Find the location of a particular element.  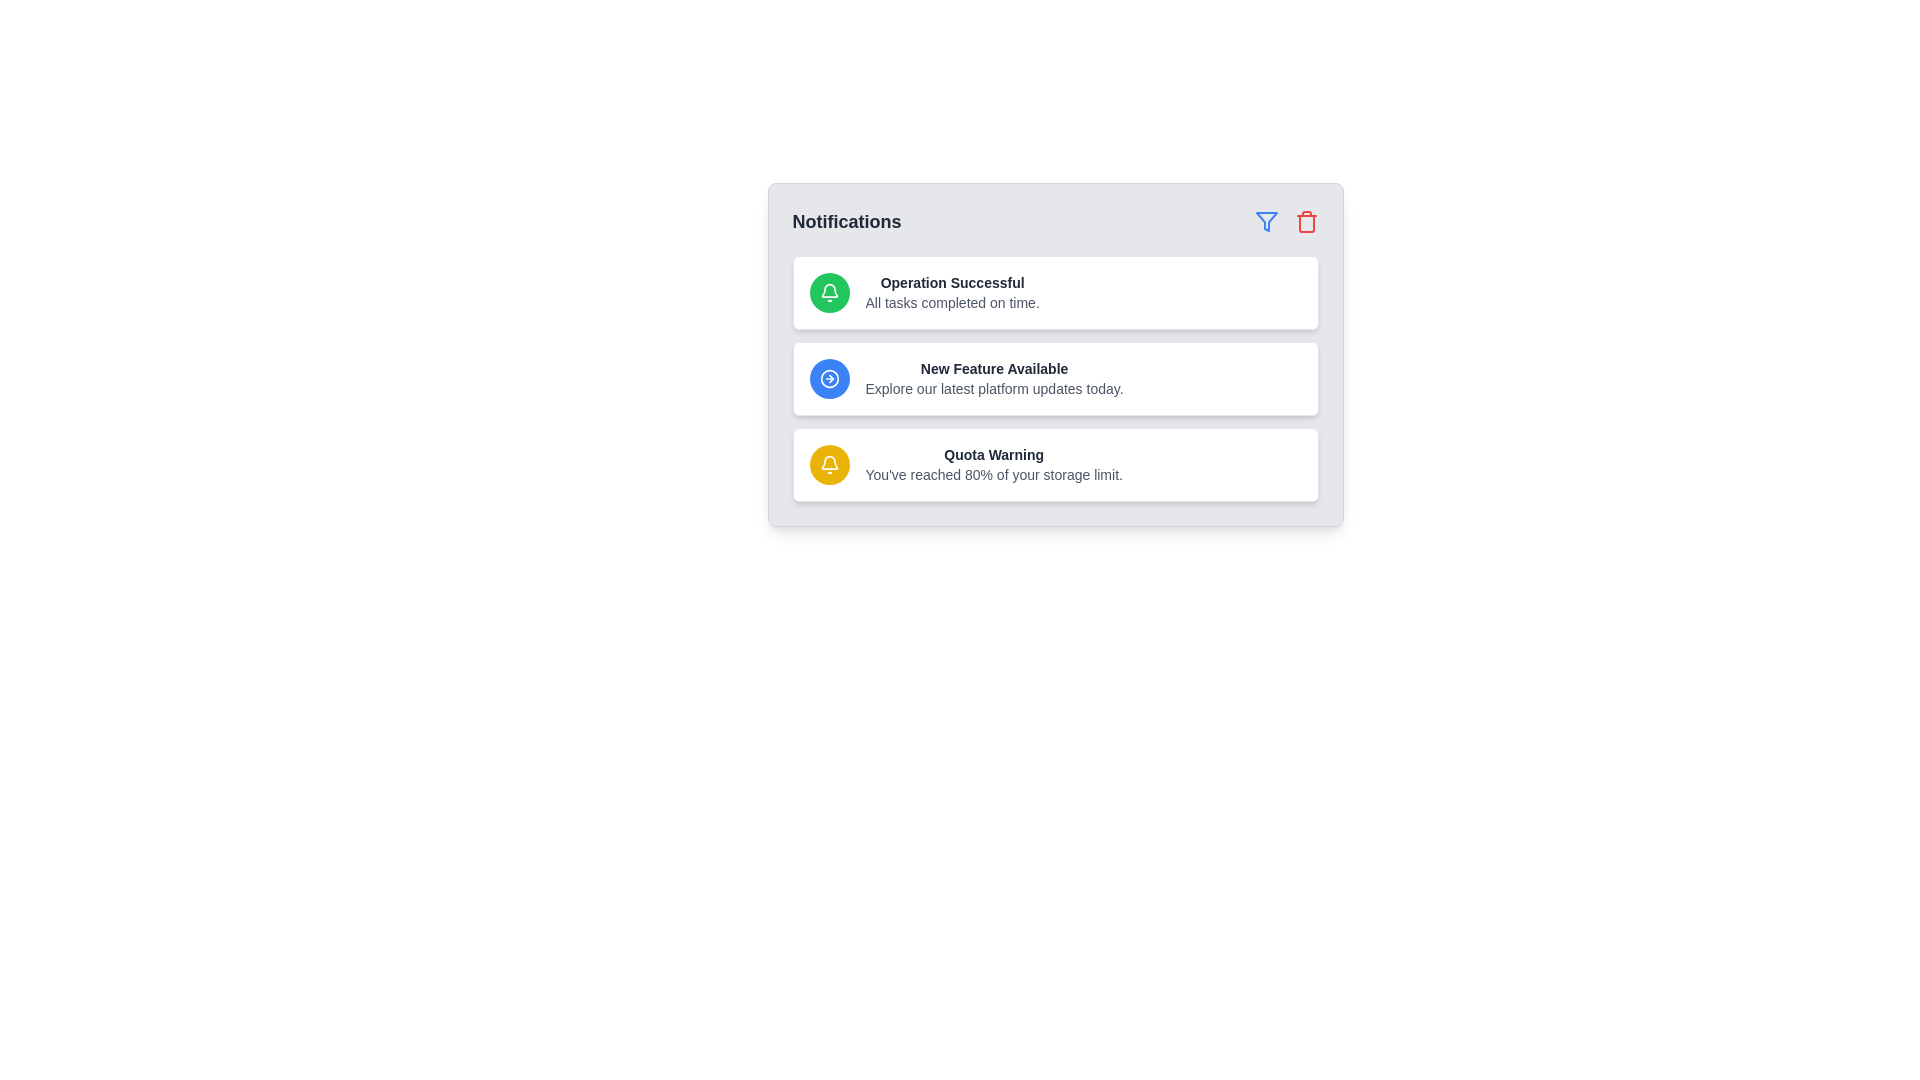

the red trash bin icon, which is the second icon from the left in a horizontal bar containing two icons is located at coordinates (1306, 222).